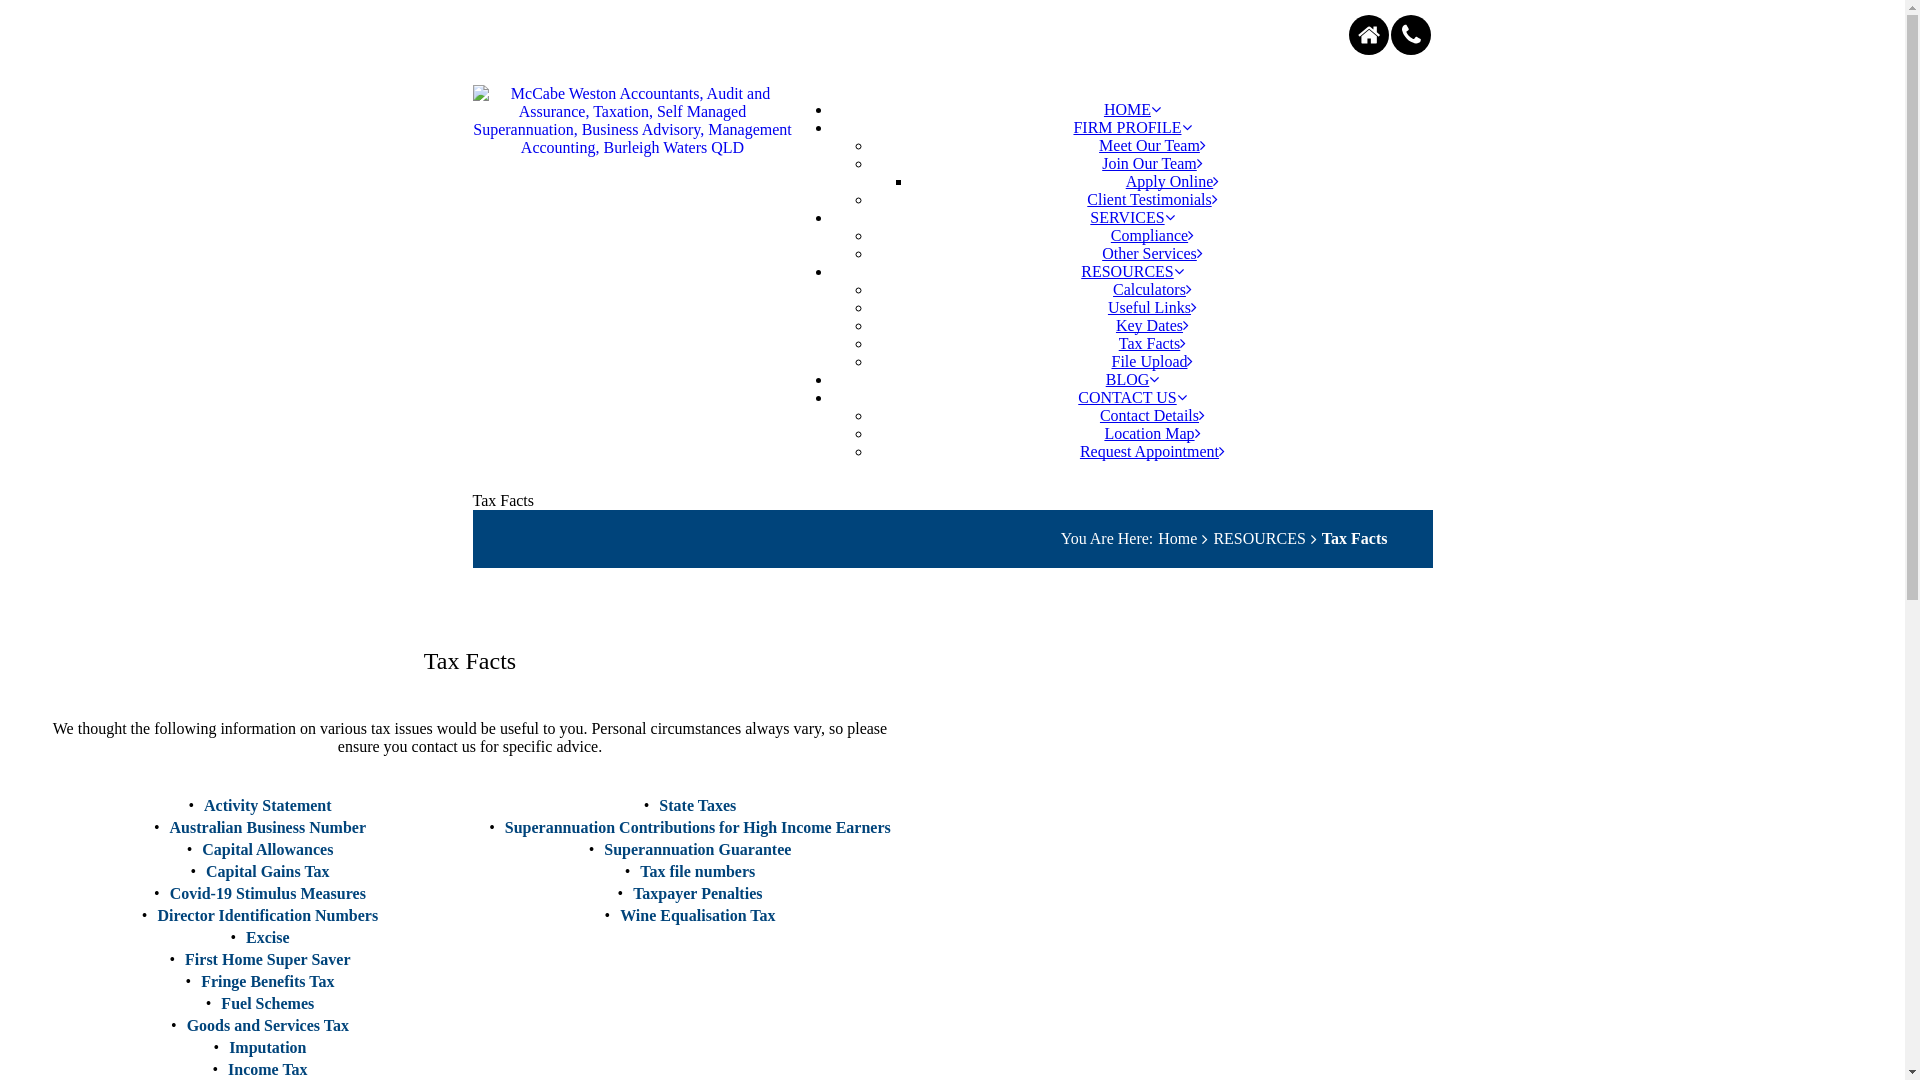  I want to click on 'CONTACT US', so click(1132, 397).